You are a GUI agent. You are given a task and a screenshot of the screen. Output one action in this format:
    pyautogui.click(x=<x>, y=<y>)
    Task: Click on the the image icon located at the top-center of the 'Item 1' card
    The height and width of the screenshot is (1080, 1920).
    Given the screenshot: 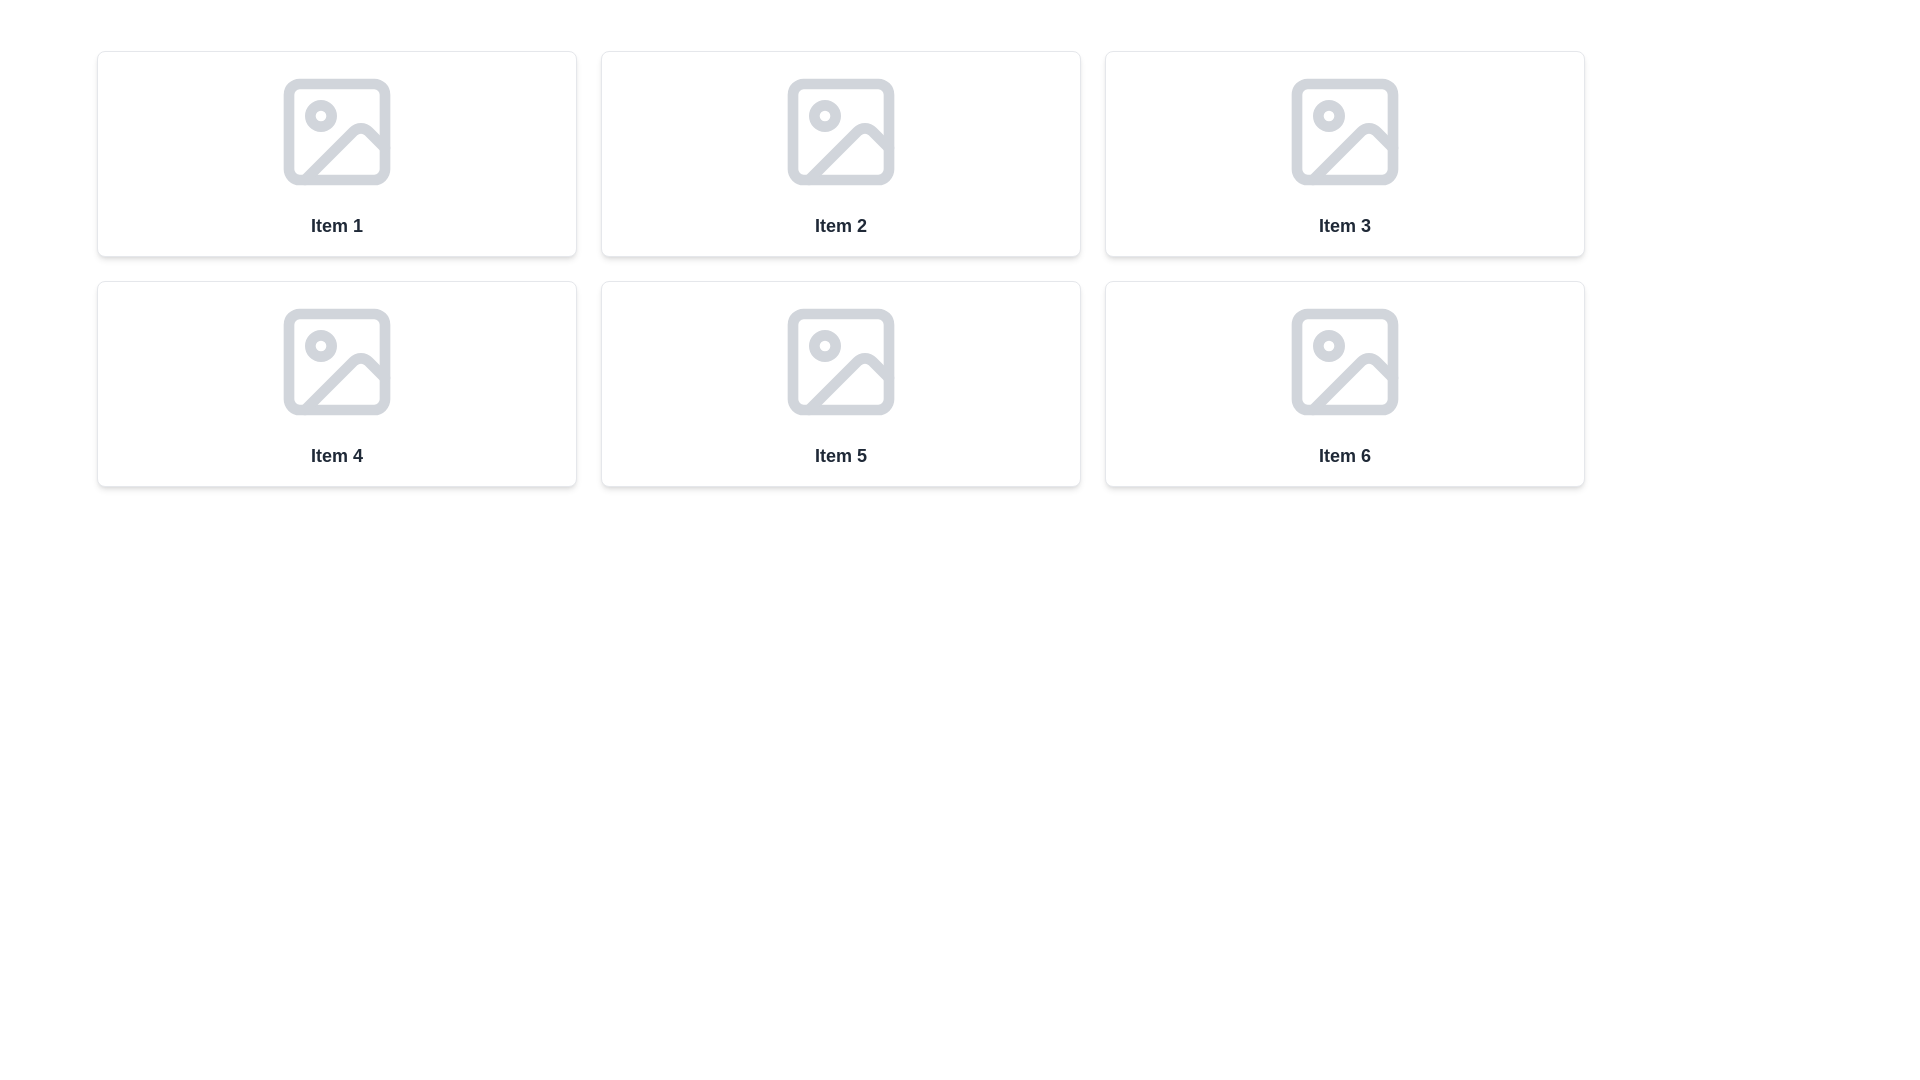 What is the action you would take?
    pyautogui.click(x=336, y=131)
    